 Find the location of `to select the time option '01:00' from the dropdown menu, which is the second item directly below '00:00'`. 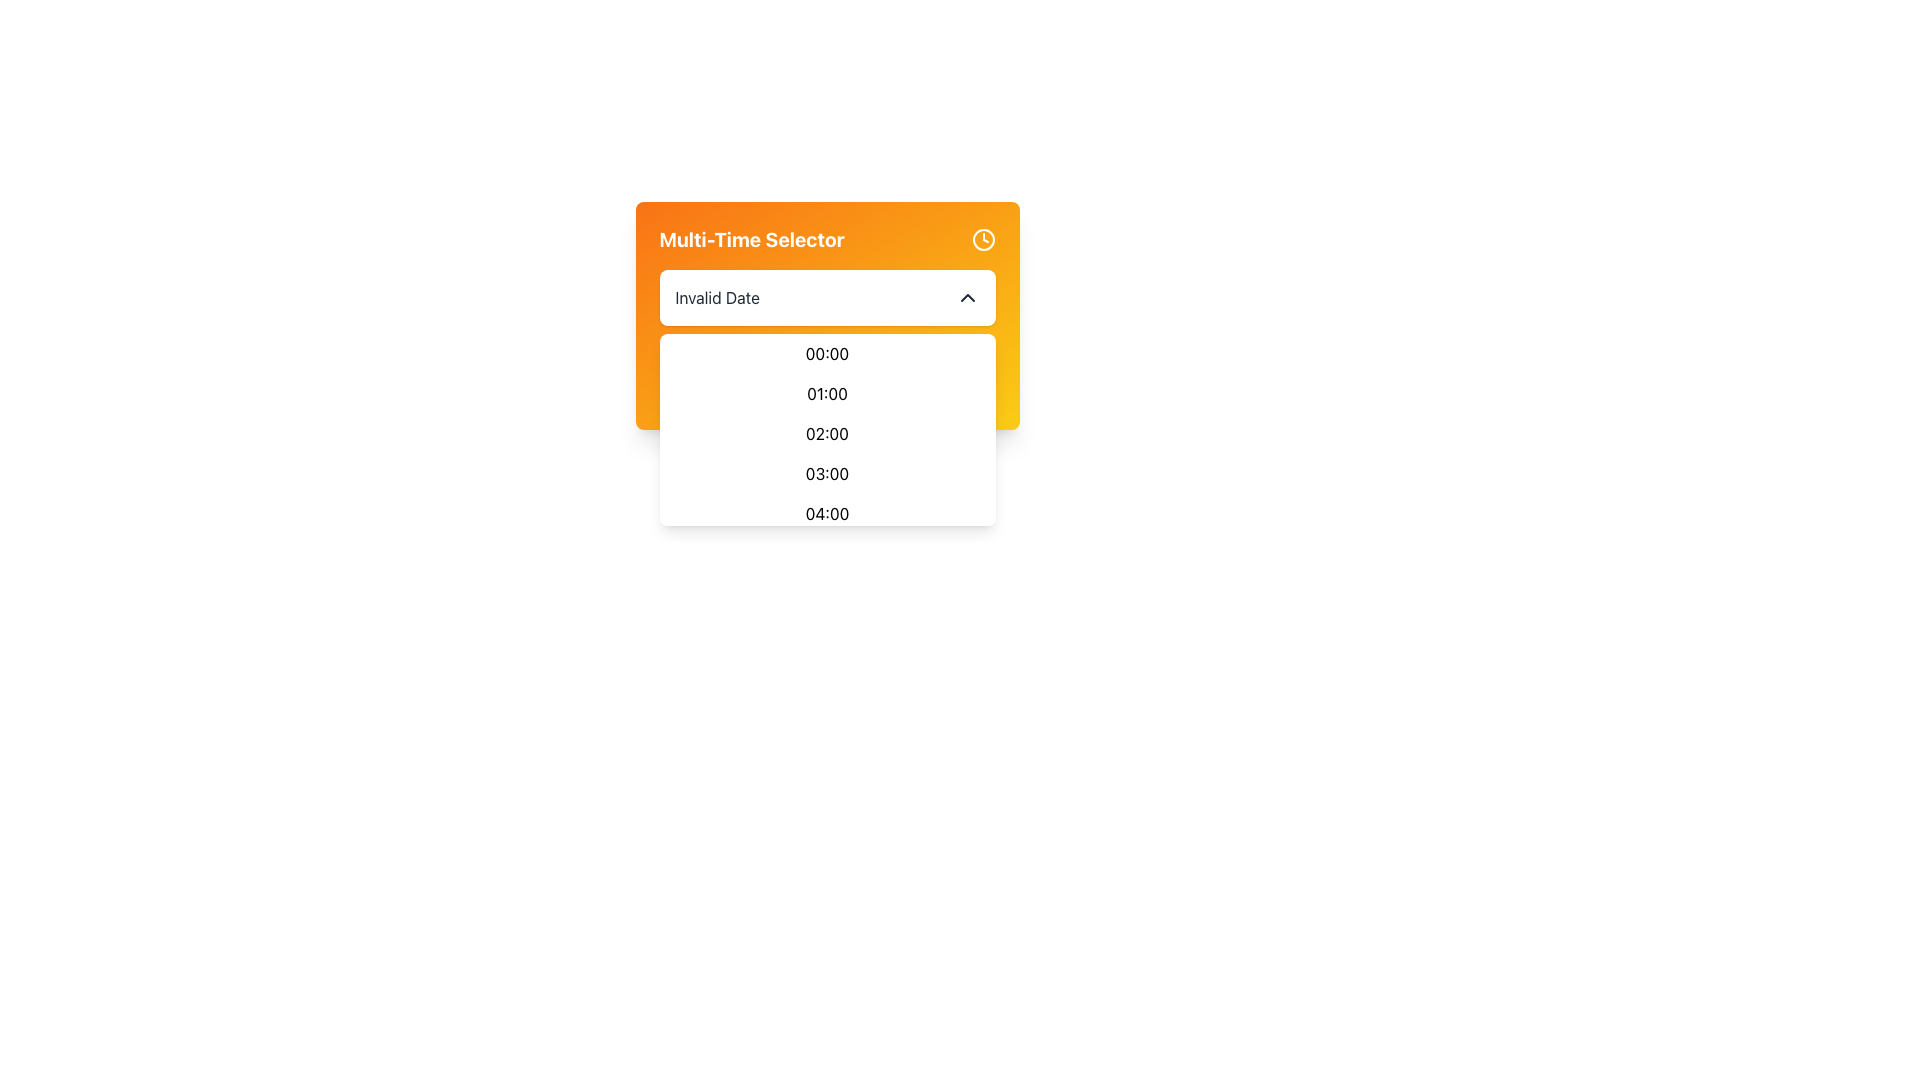

to select the time option '01:00' from the dropdown menu, which is the second item directly below '00:00' is located at coordinates (827, 393).